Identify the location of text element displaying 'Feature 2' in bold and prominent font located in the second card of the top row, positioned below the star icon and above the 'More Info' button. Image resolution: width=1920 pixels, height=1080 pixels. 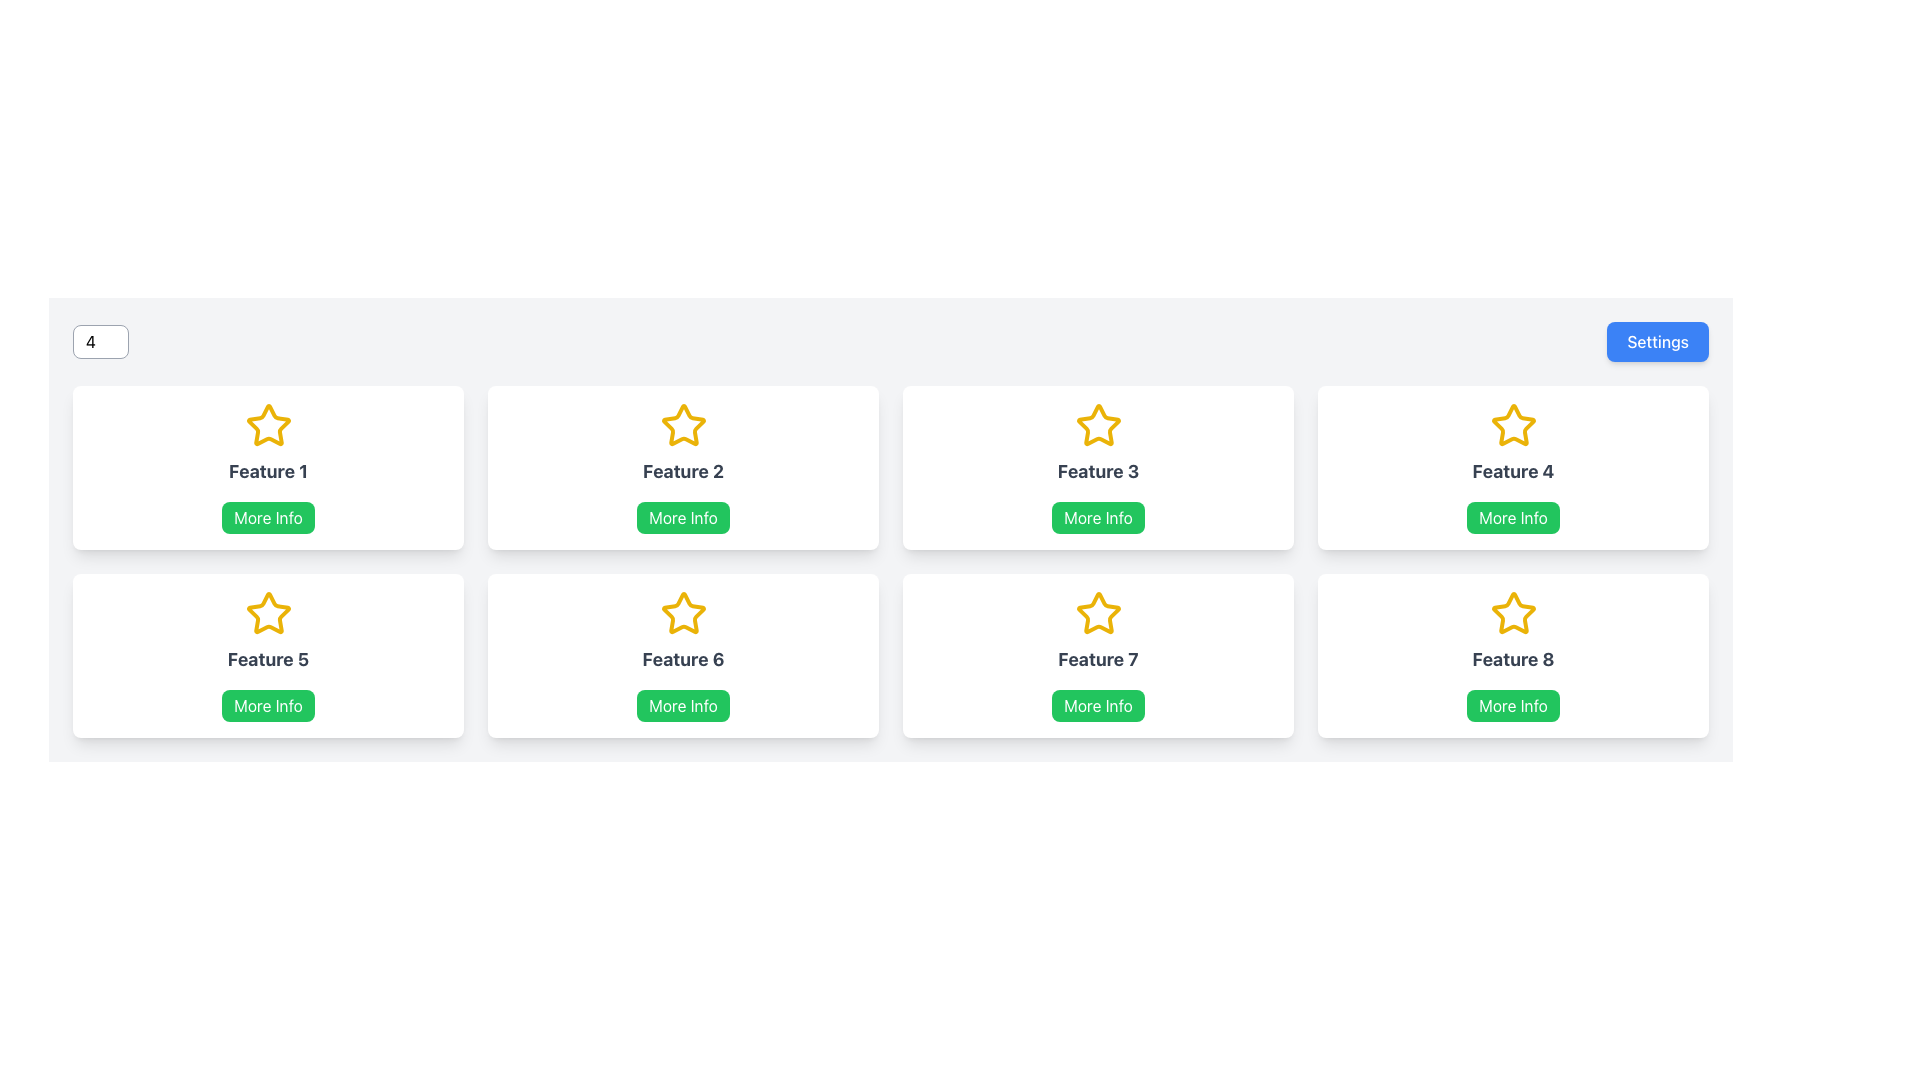
(683, 471).